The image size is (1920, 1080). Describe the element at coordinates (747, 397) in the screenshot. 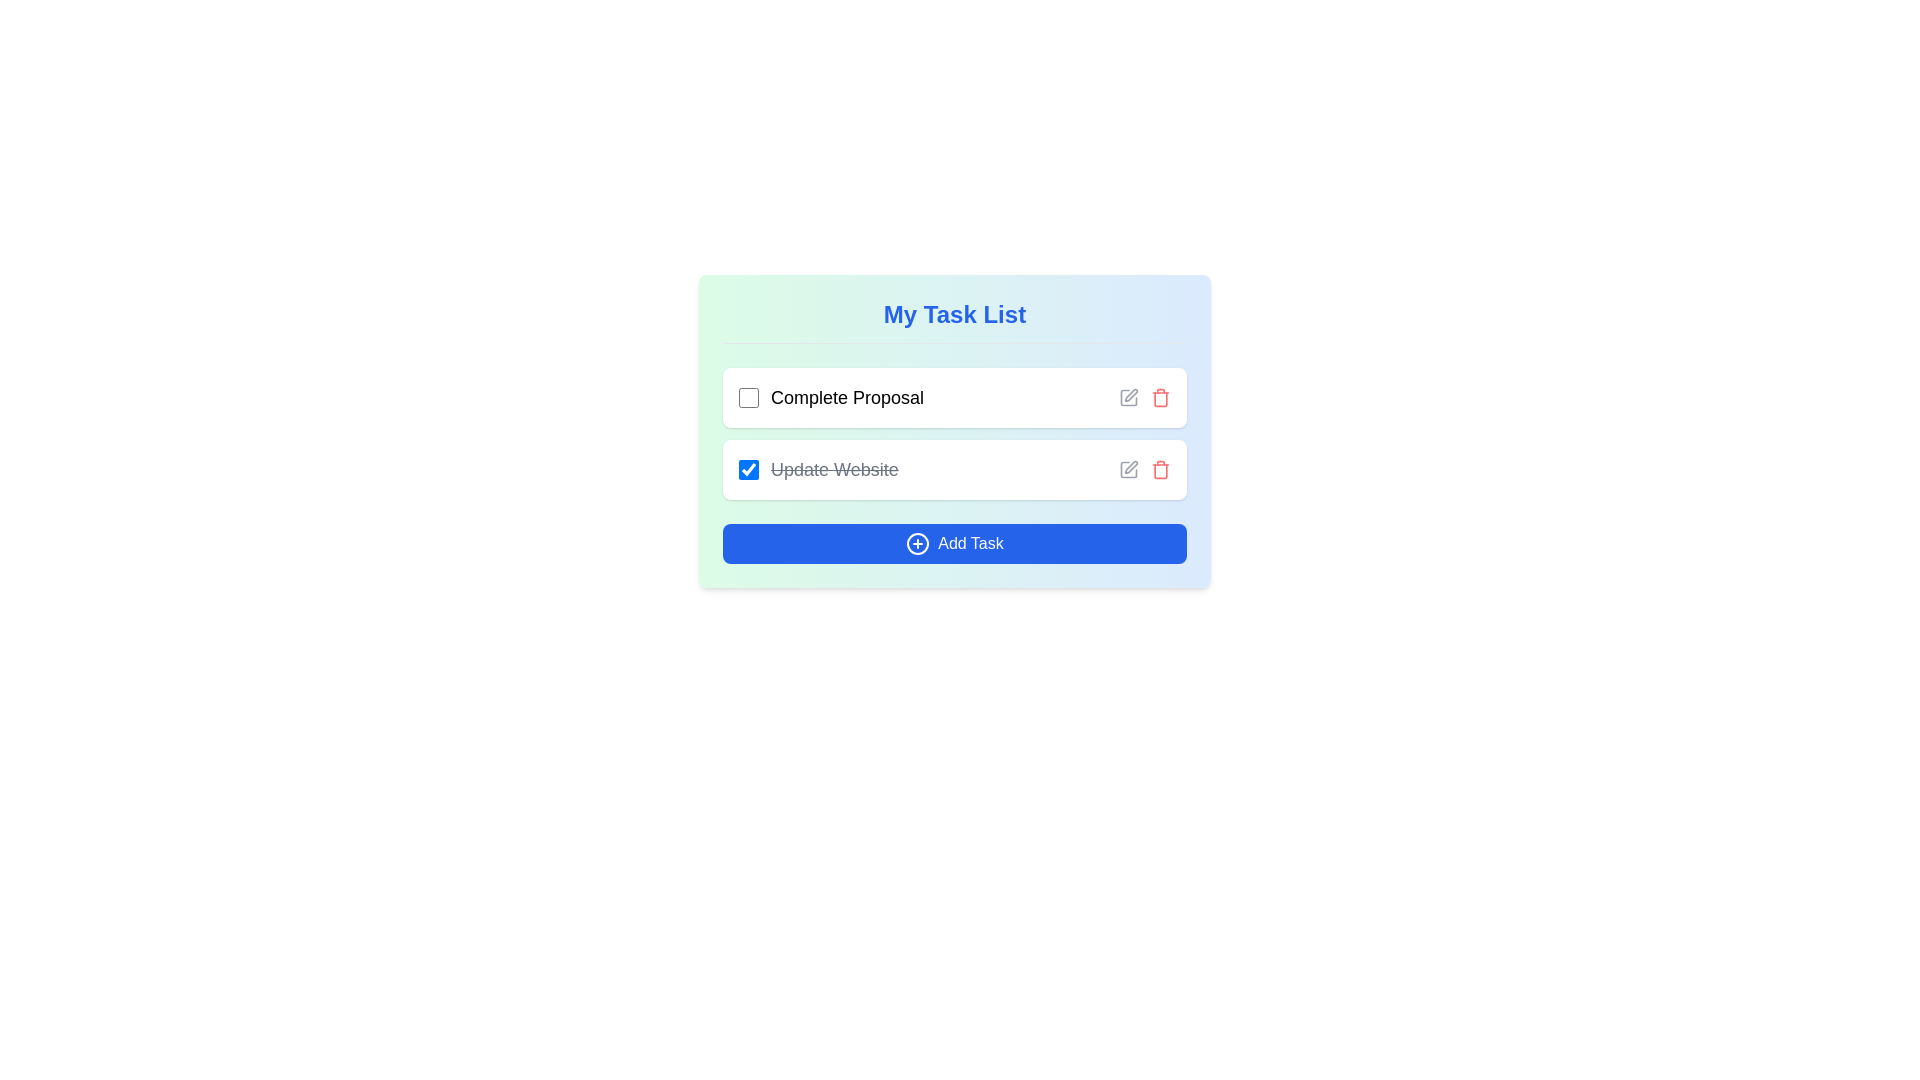

I see `the unselected blue-themed checkbox located to the left of the 'Complete Proposal' text label in the task list interface` at that location.